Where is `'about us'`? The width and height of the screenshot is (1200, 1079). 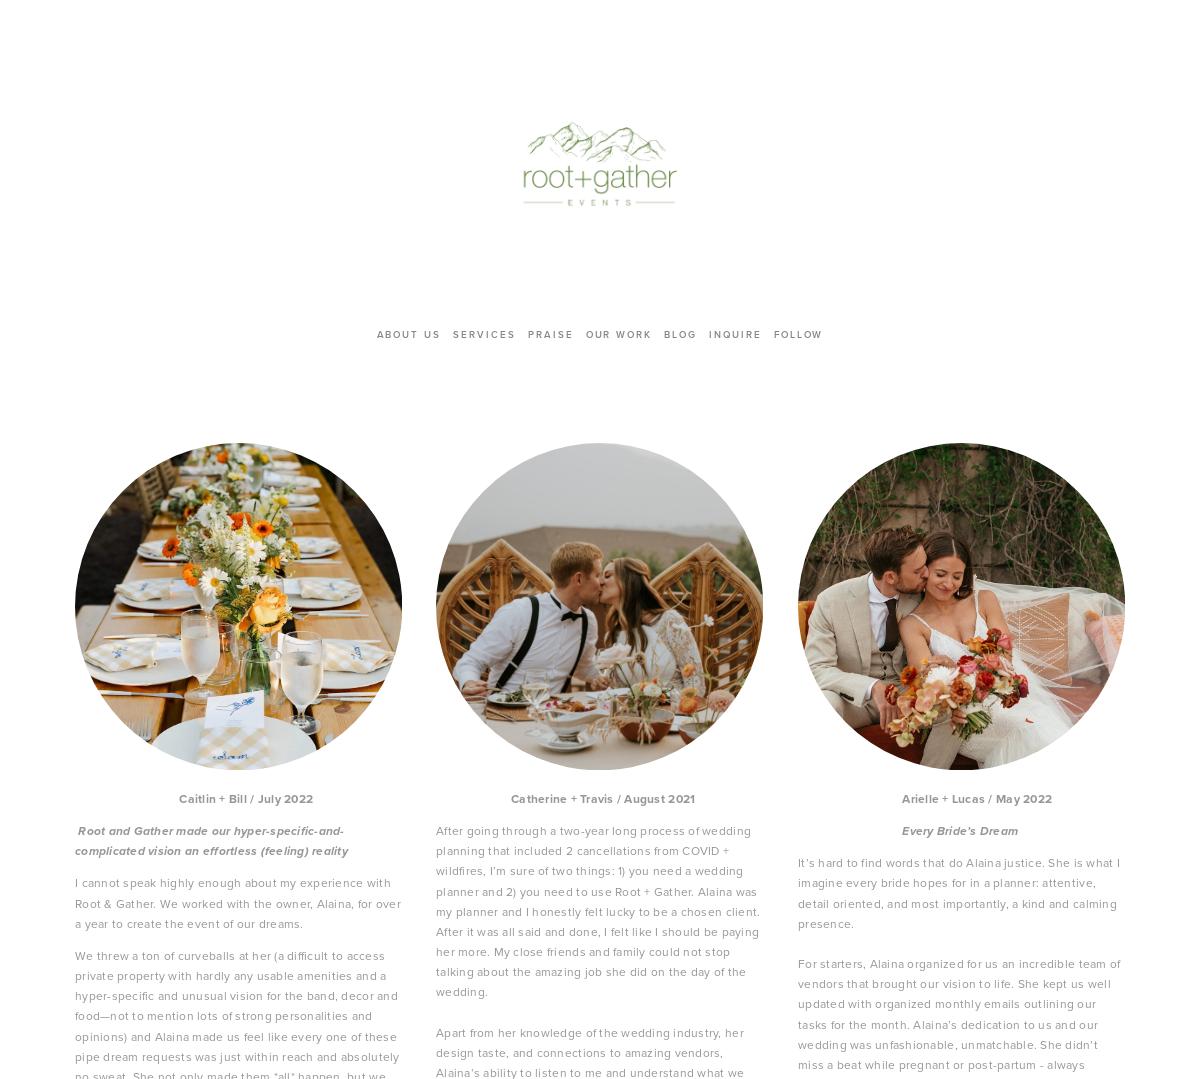 'about us' is located at coordinates (408, 334).